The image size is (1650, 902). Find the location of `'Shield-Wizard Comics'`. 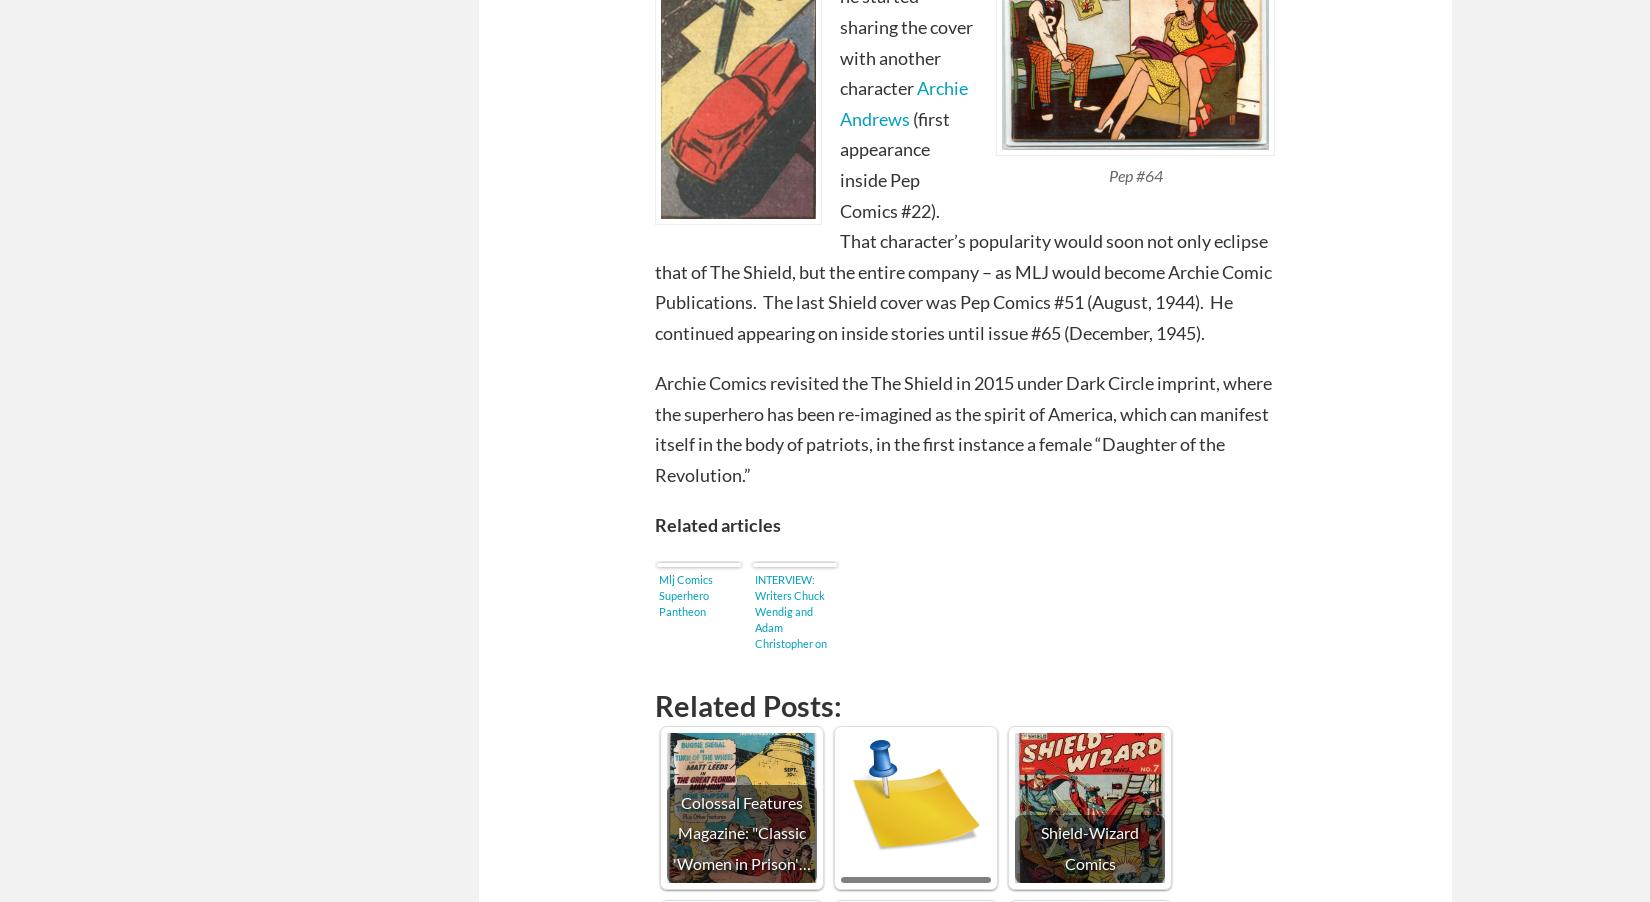

'Shield-Wizard Comics' is located at coordinates (1089, 847).